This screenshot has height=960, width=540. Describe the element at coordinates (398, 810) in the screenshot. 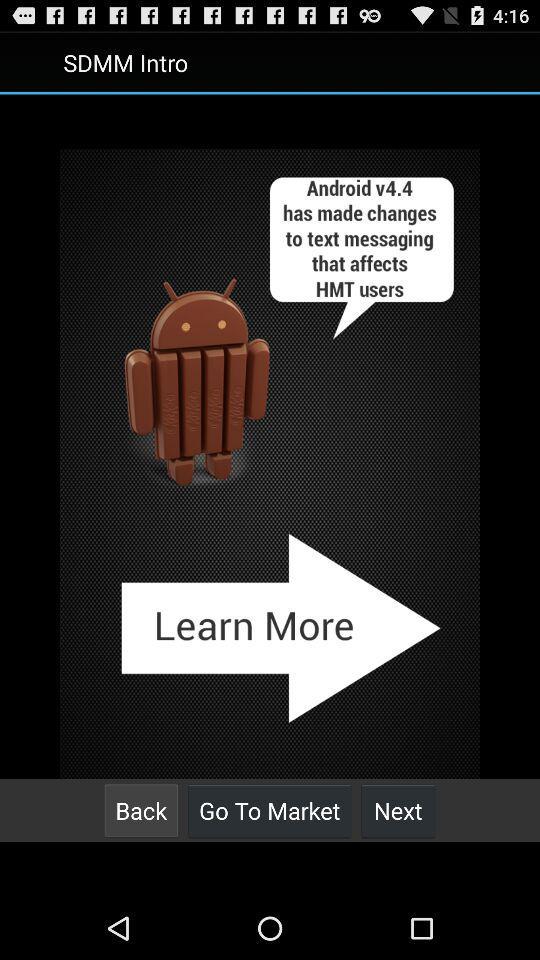

I see `next icon` at that location.